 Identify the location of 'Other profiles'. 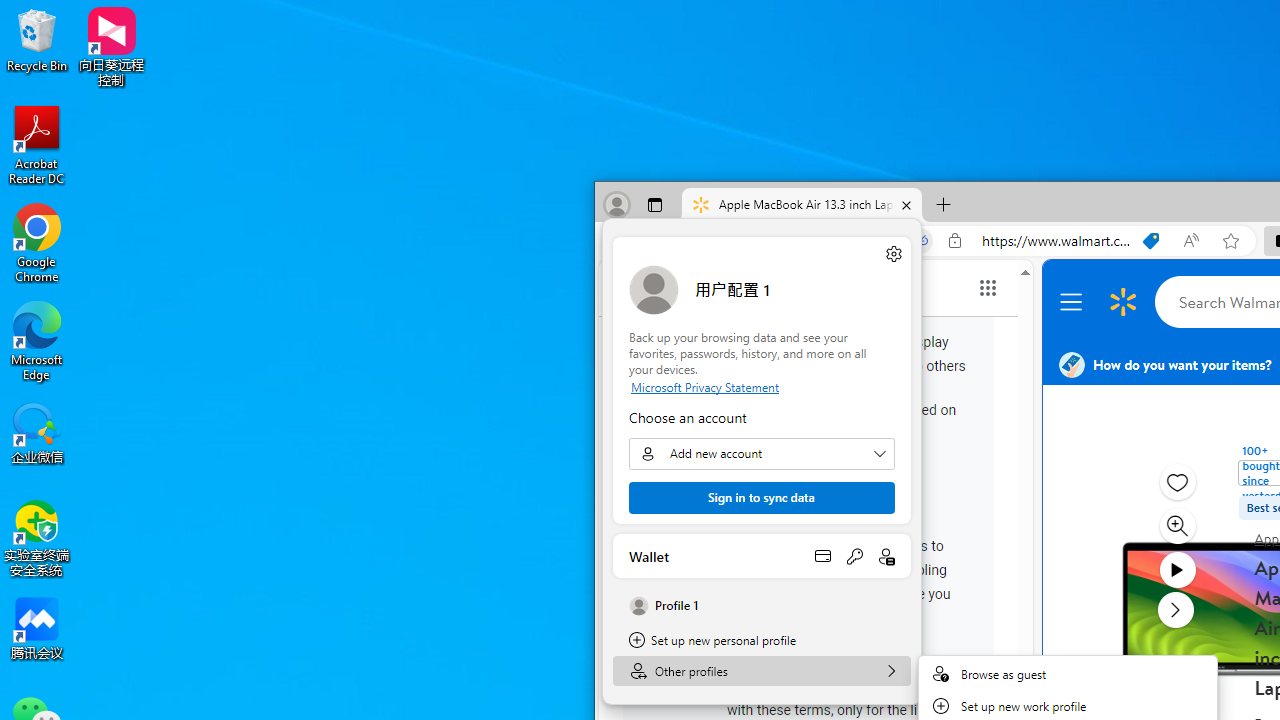
(761, 671).